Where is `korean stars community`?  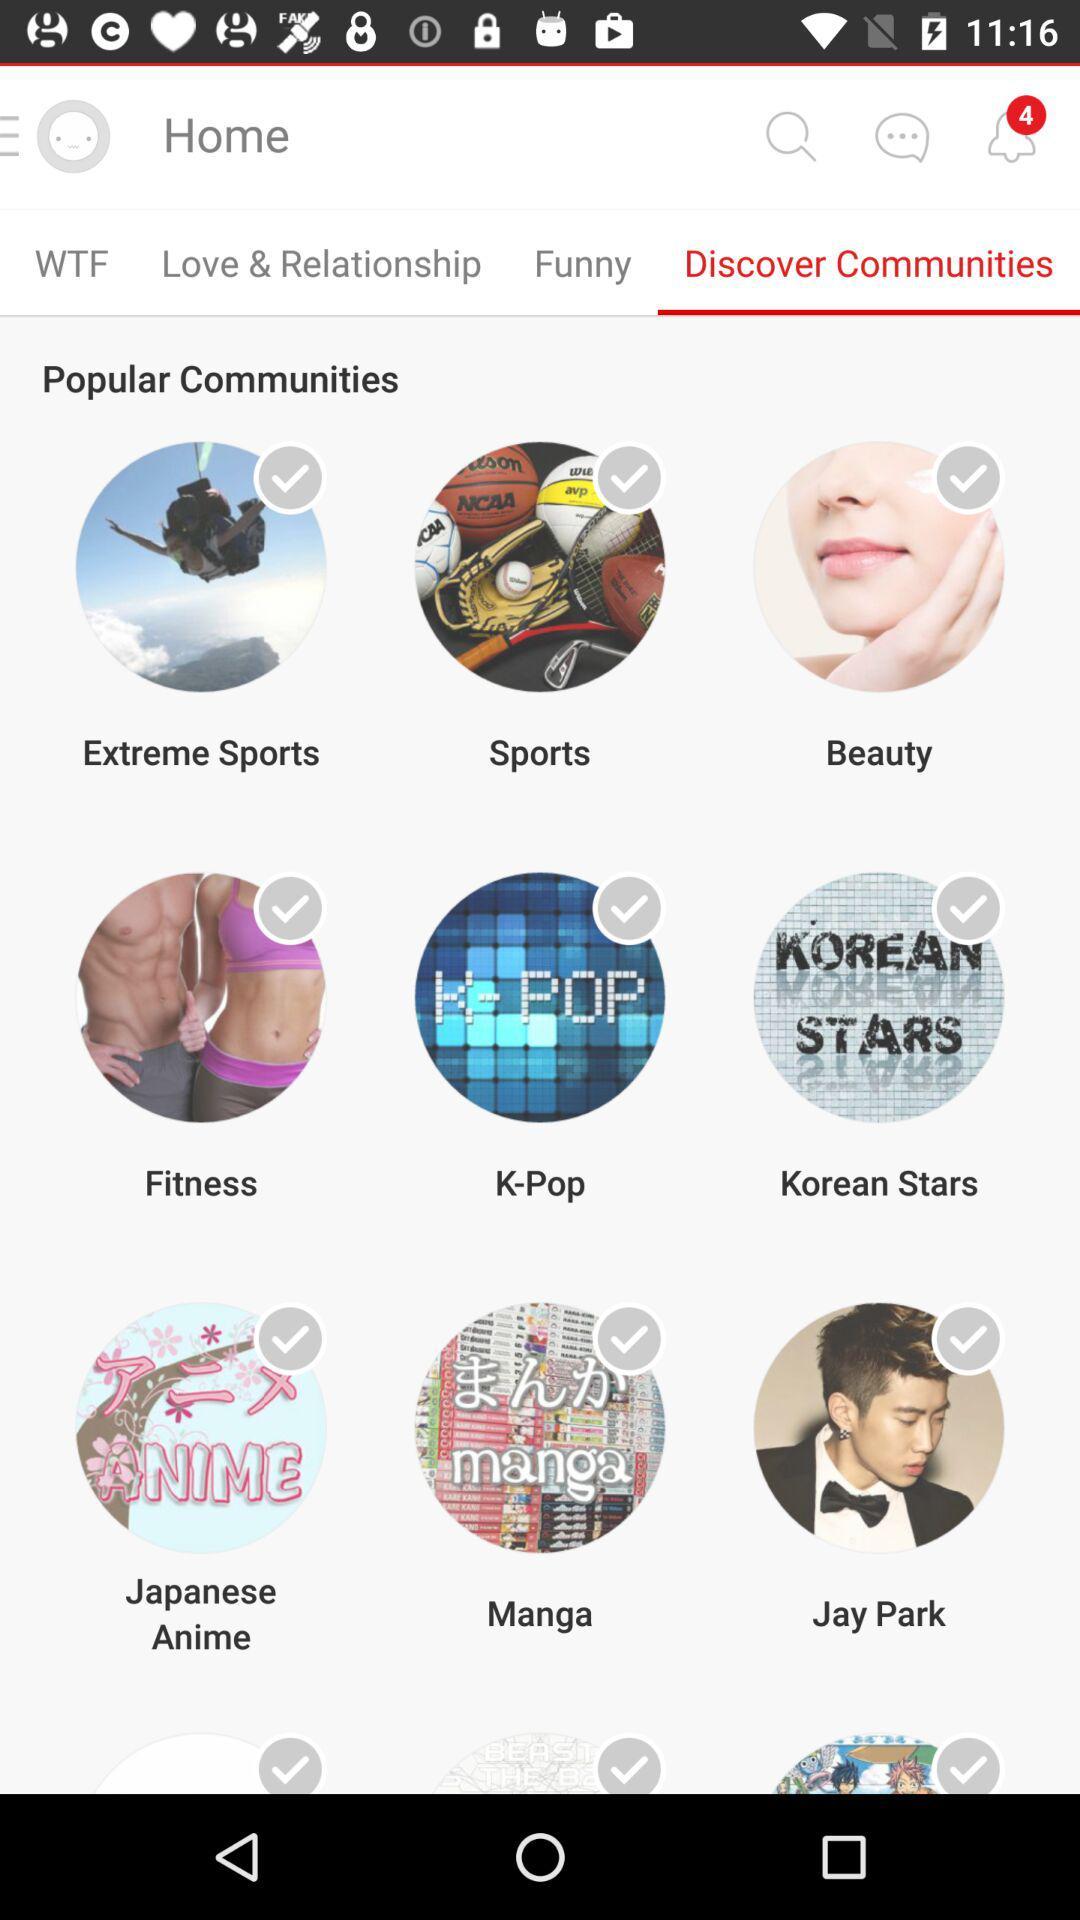 korean stars community is located at coordinates (967, 907).